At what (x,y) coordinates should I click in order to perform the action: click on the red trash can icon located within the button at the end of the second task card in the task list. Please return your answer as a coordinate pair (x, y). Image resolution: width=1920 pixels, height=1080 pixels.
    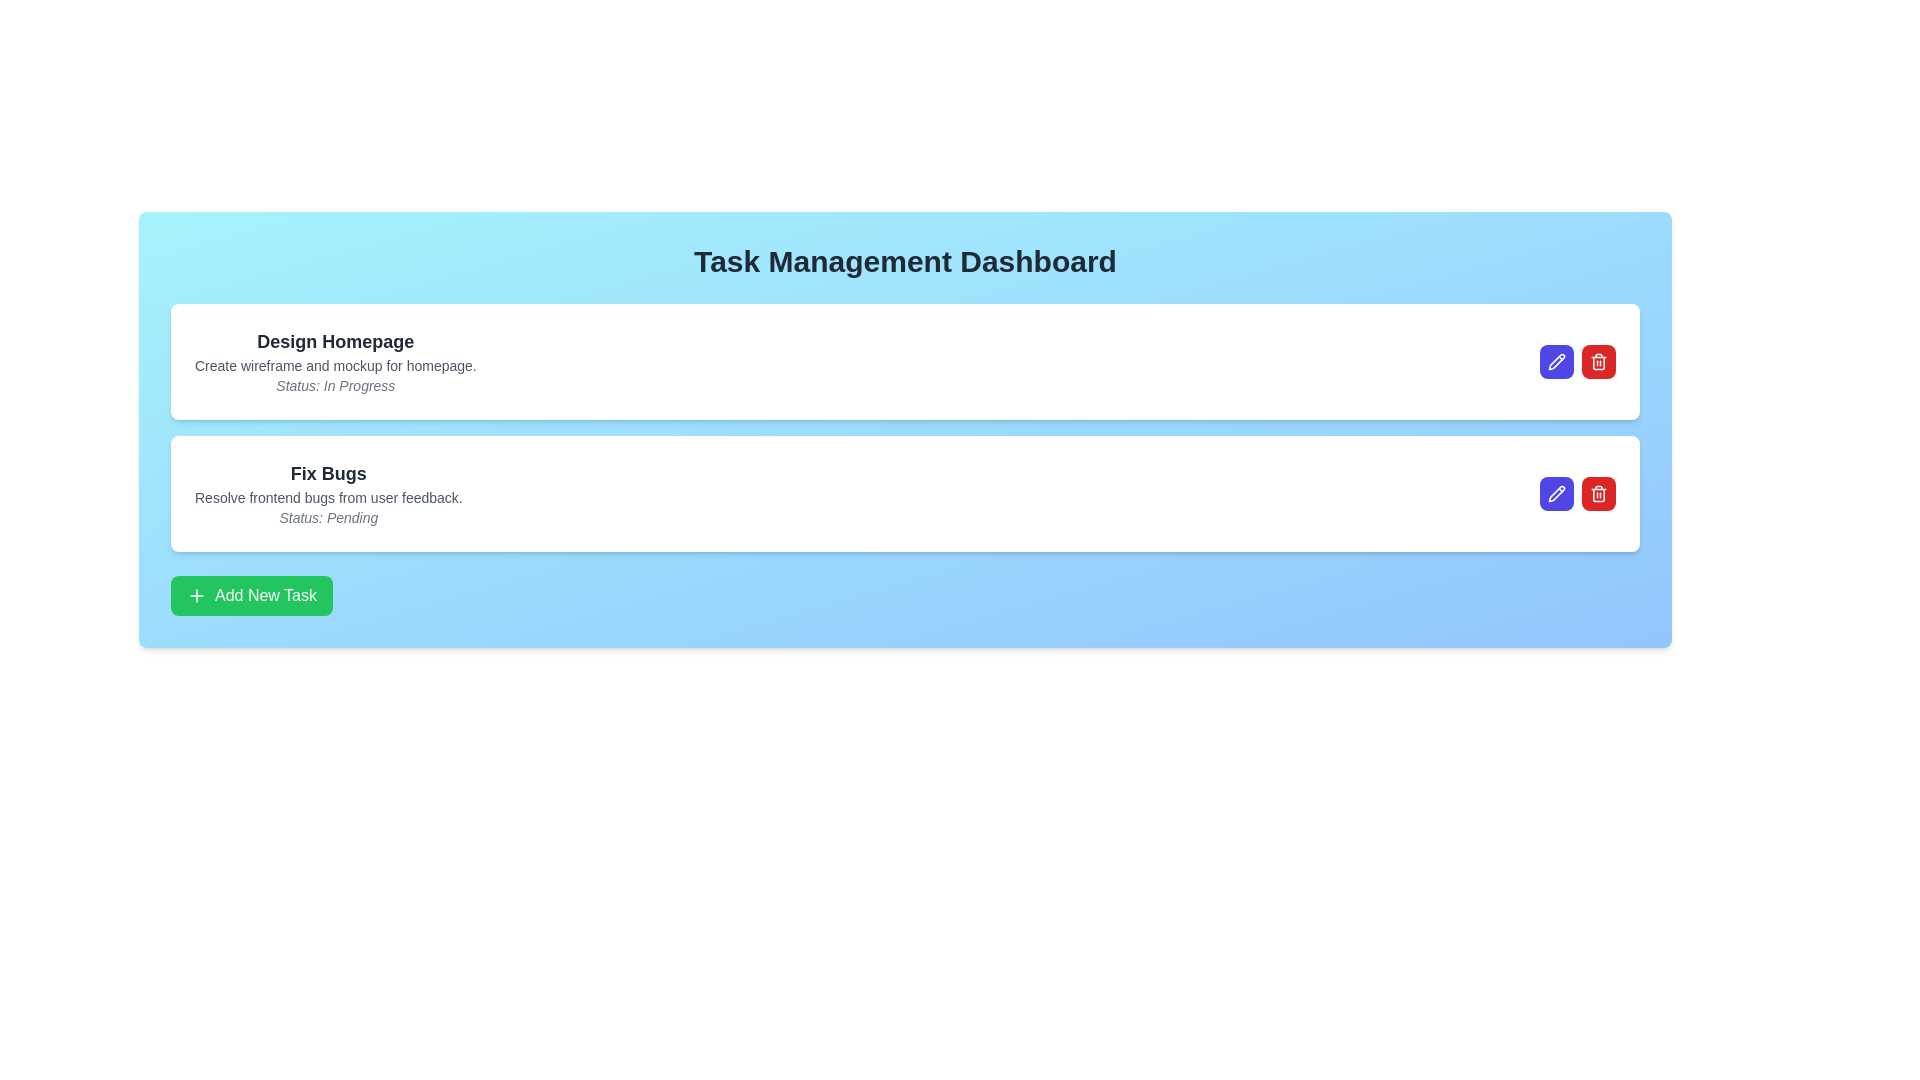
    Looking at the image, I should click on (1597, 494).